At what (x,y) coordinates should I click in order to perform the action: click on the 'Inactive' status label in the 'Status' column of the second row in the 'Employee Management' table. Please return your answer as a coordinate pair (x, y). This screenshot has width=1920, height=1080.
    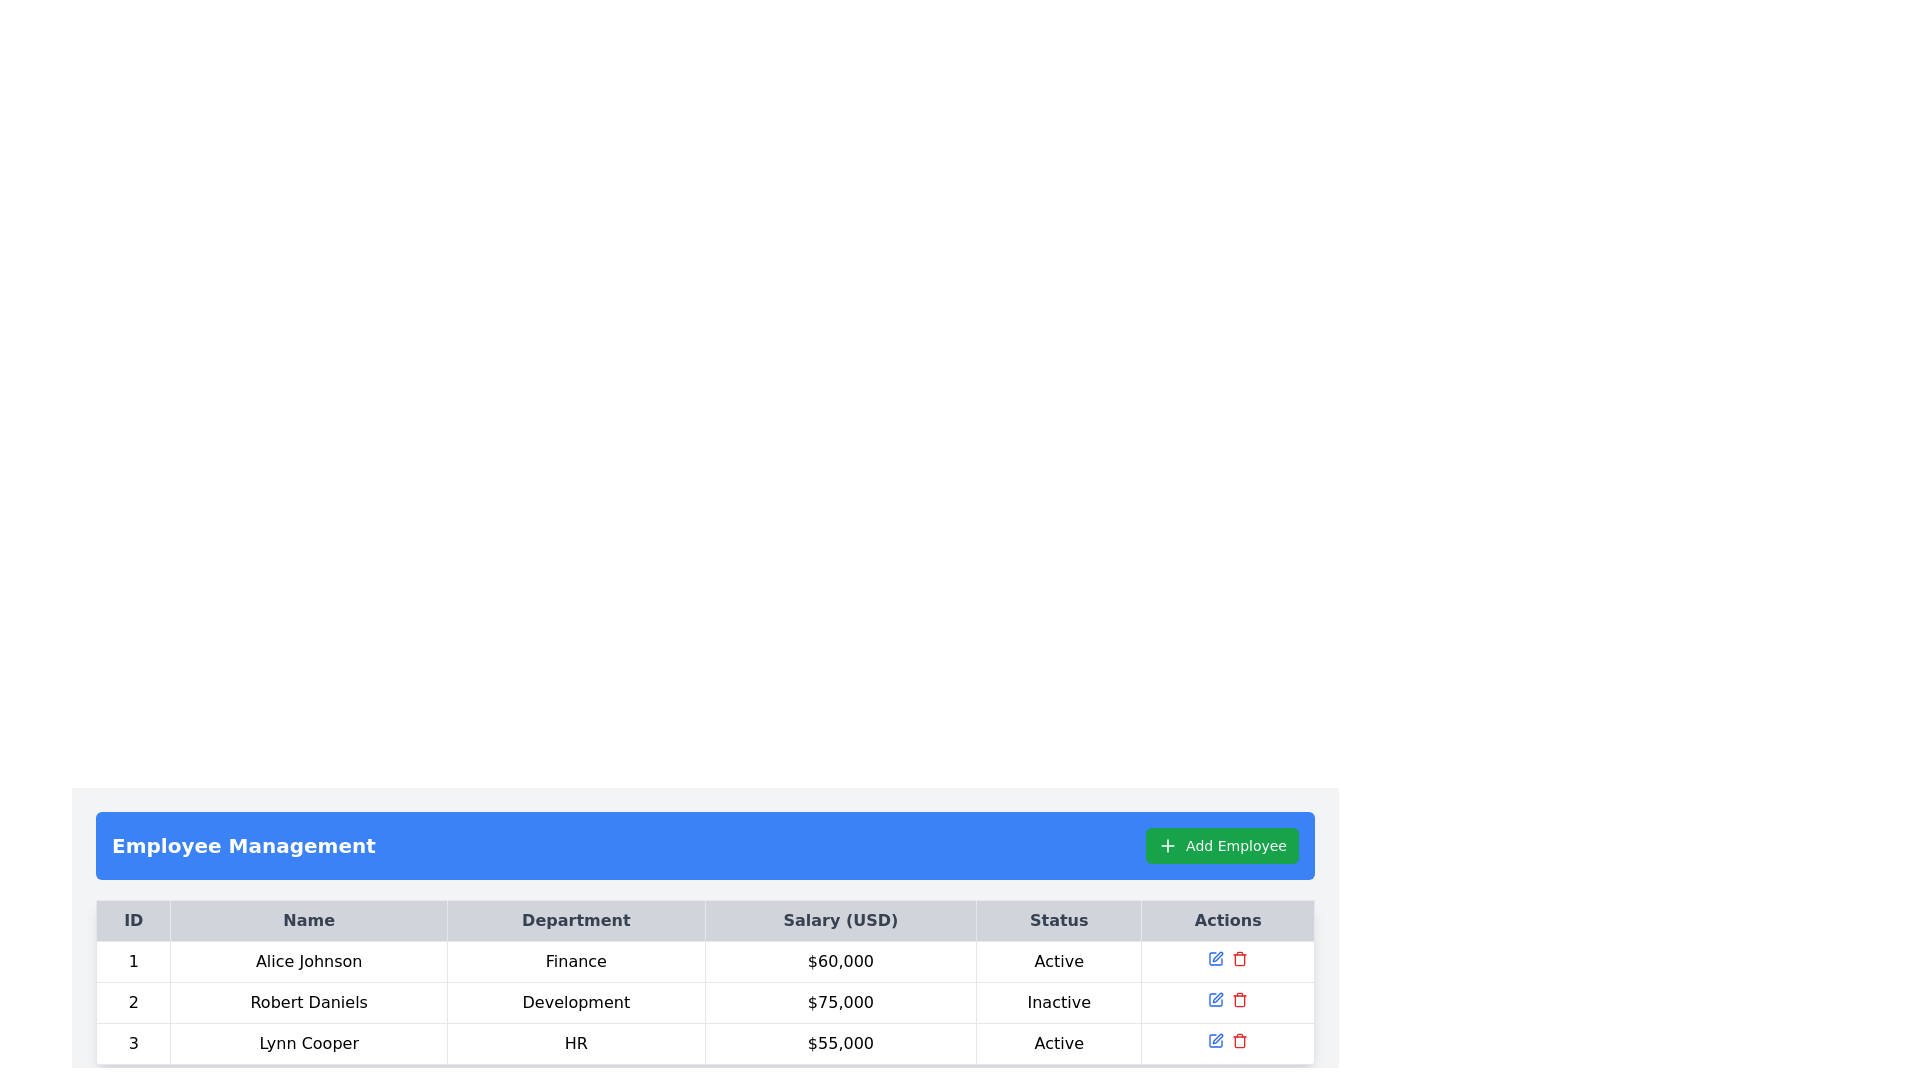
    Looking at the image, I should click on (1058, 1002).